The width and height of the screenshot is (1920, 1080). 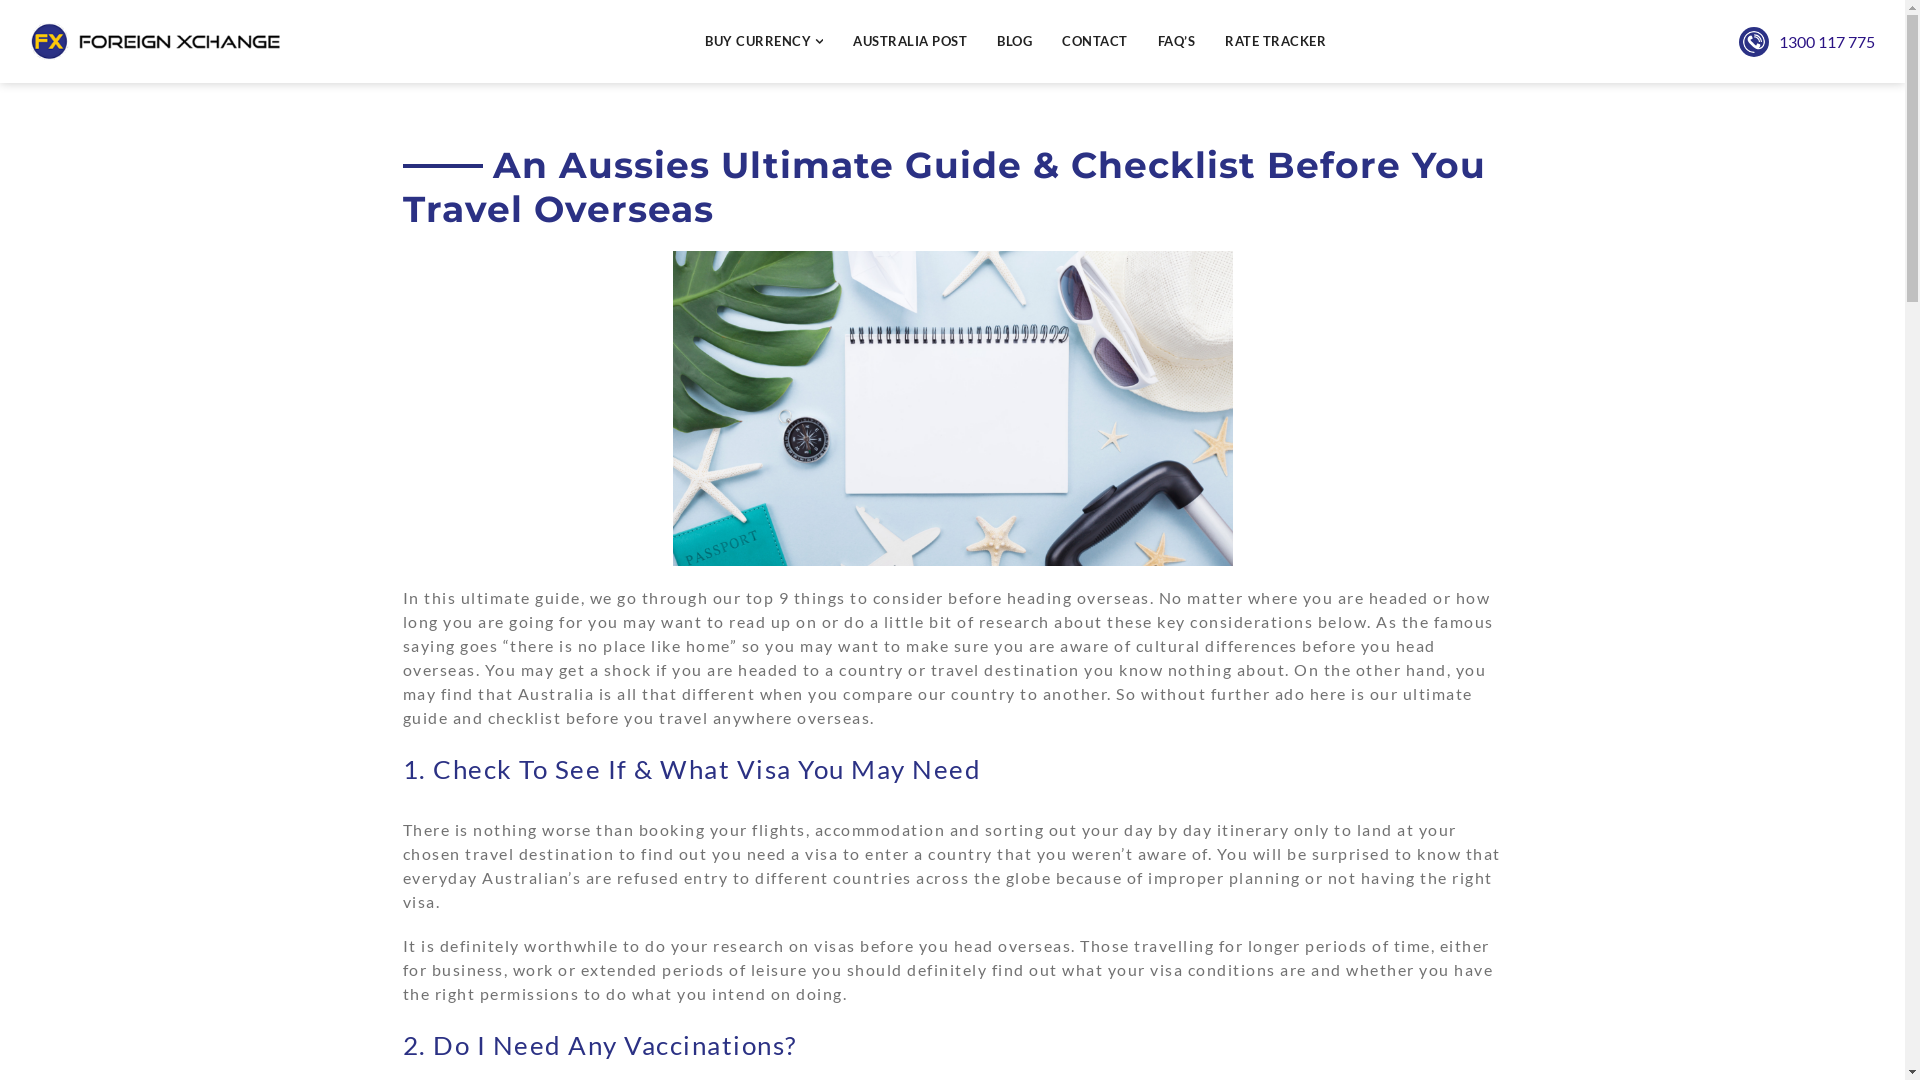 What do you see at coordinates (1274, 41) in the screenshot?
I see `'RATE TRACKER'` at bounding box center [1274, 41].